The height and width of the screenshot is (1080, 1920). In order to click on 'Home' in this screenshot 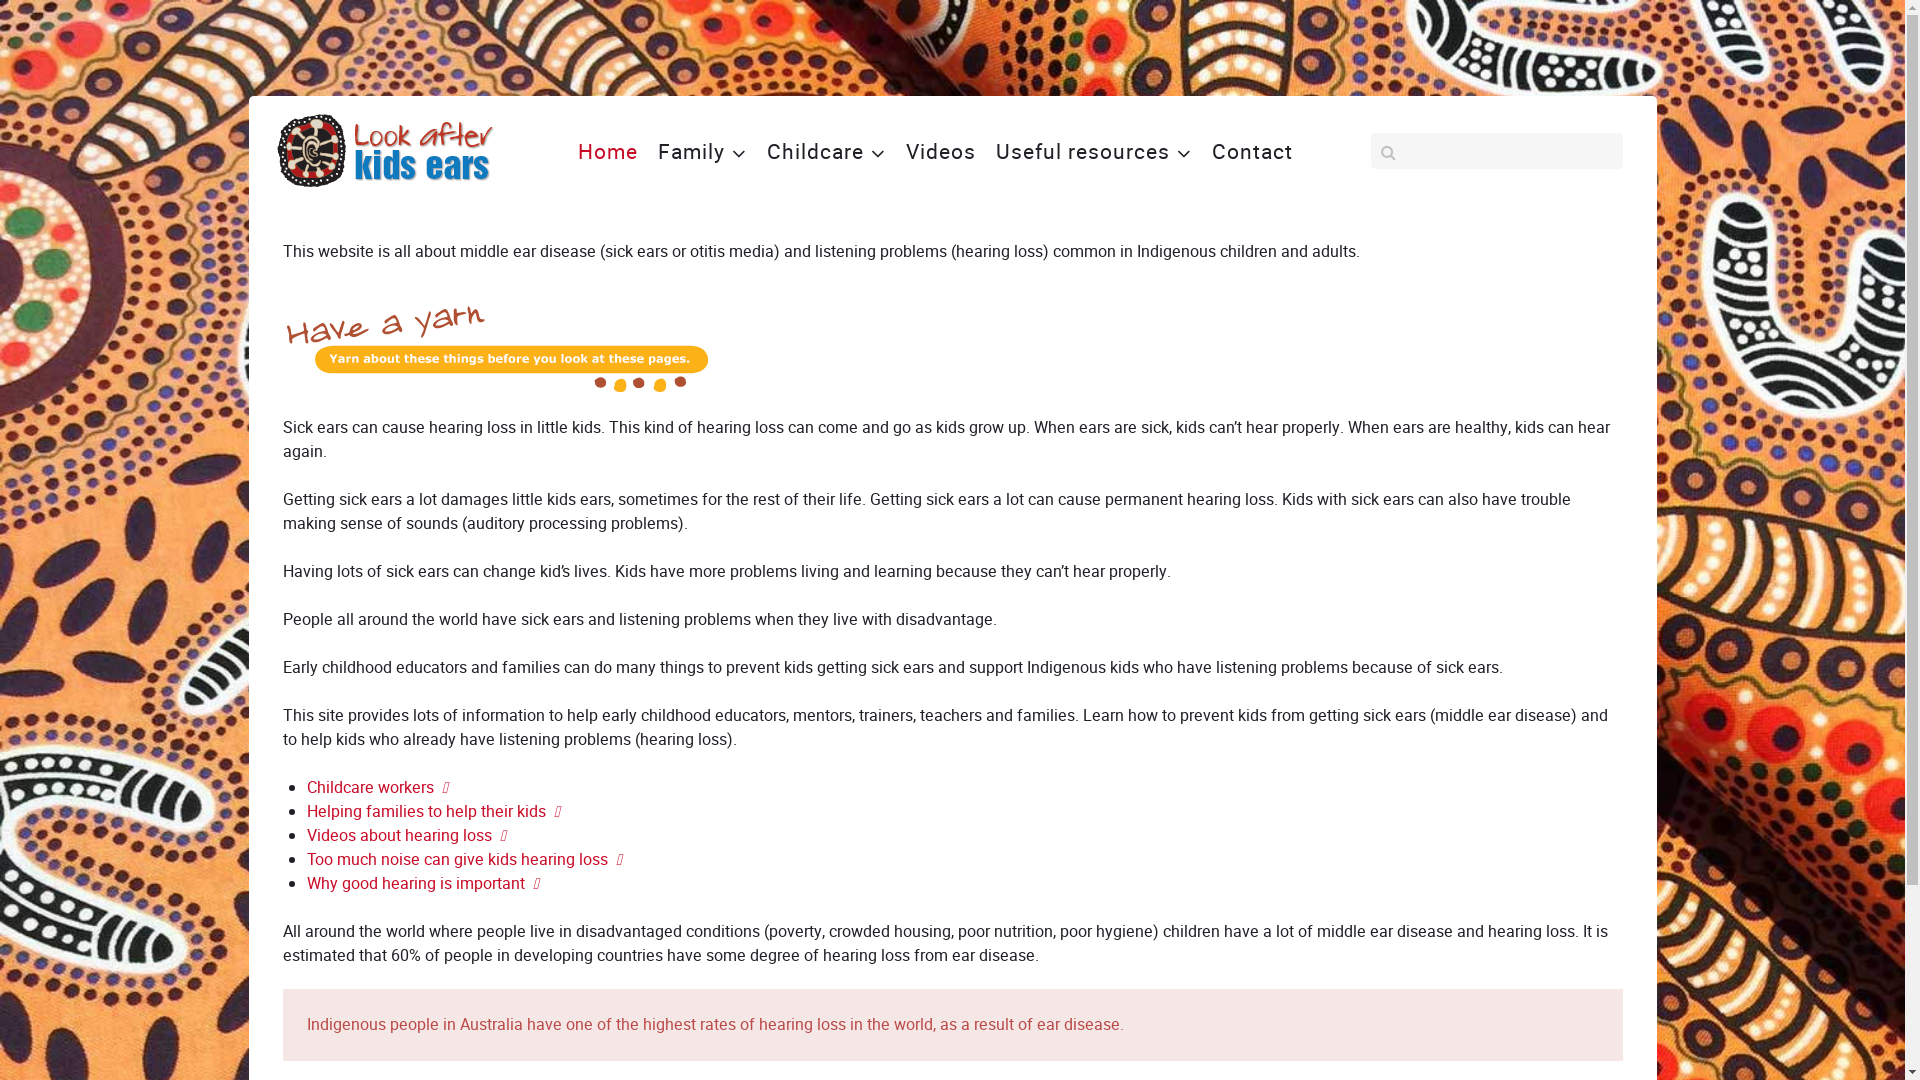, I will do `click(569, 149)`.